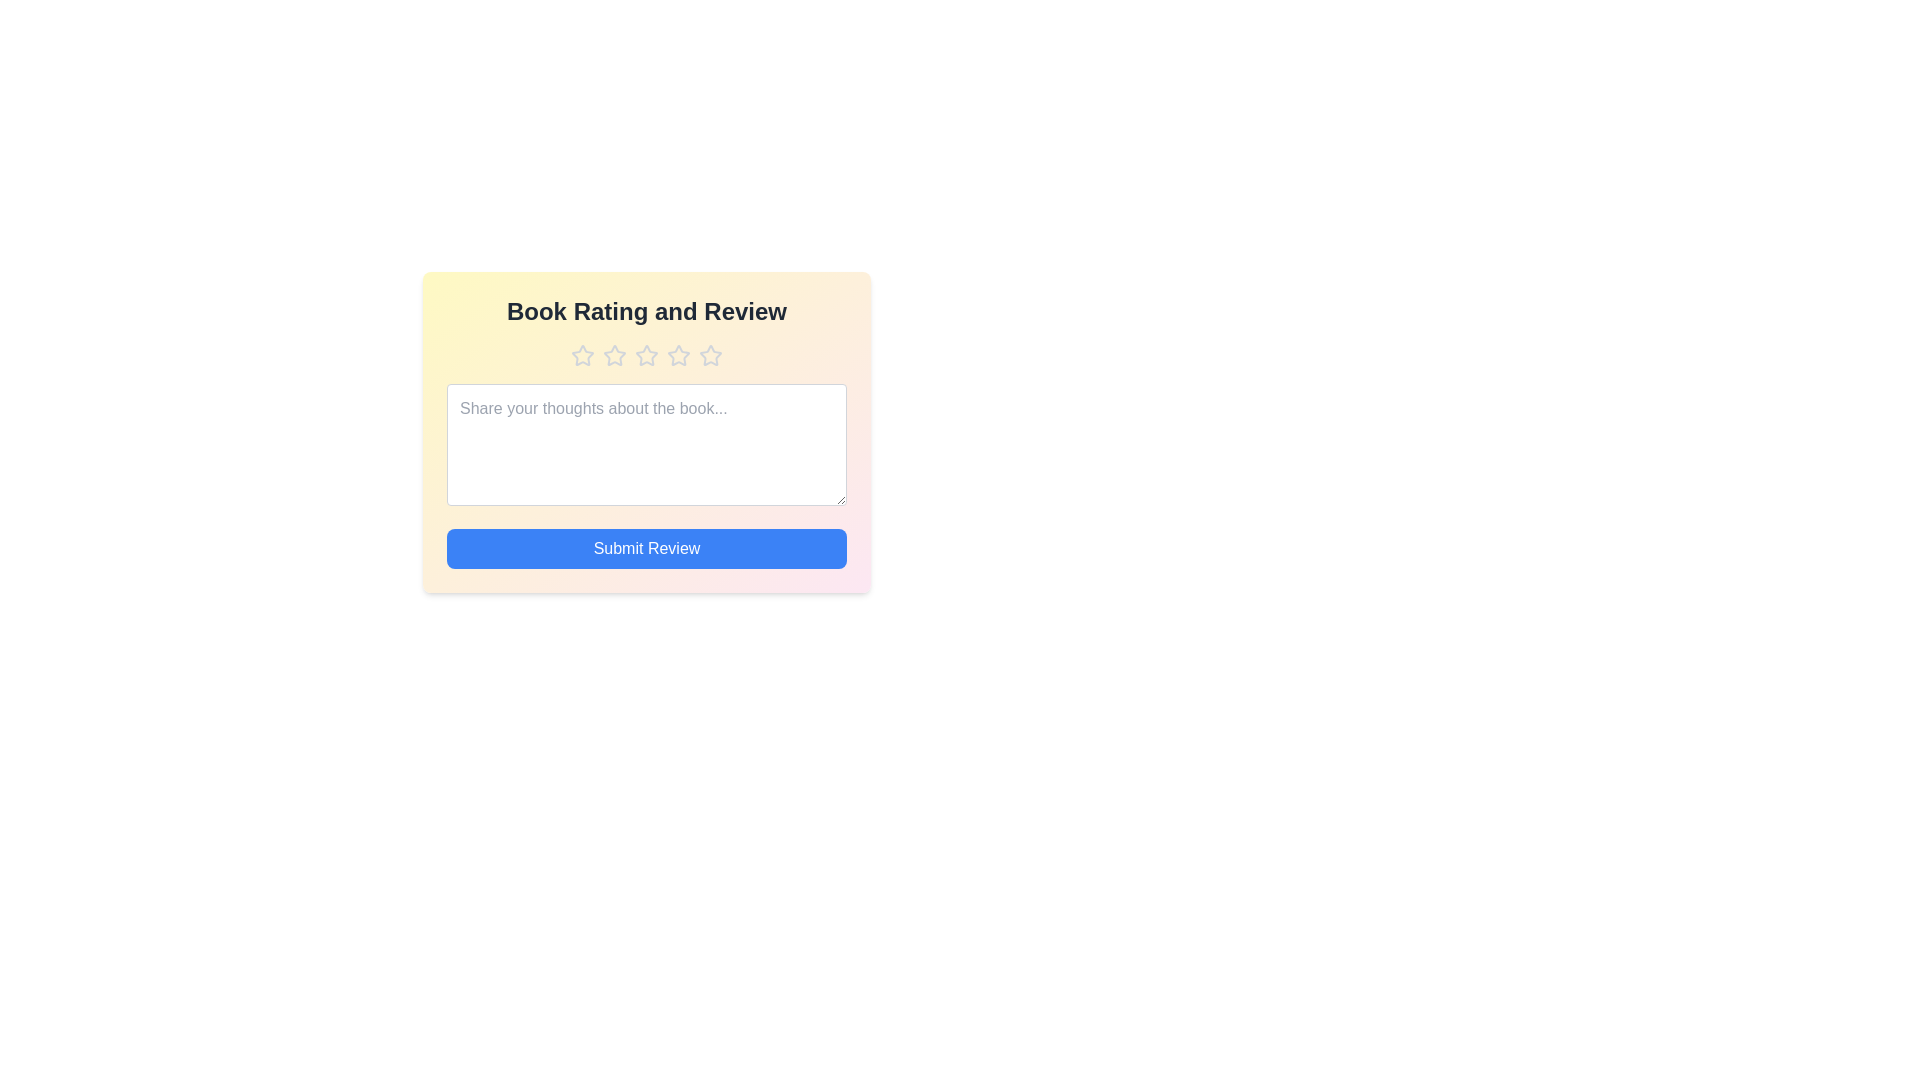 This screenshot has width=1920, height=1080. What do you see at coordinates (647, 354) in the screenshot?
I see `the book rating to 3 stars by clicking on the corresponding star` at bounding box center [647, 354].